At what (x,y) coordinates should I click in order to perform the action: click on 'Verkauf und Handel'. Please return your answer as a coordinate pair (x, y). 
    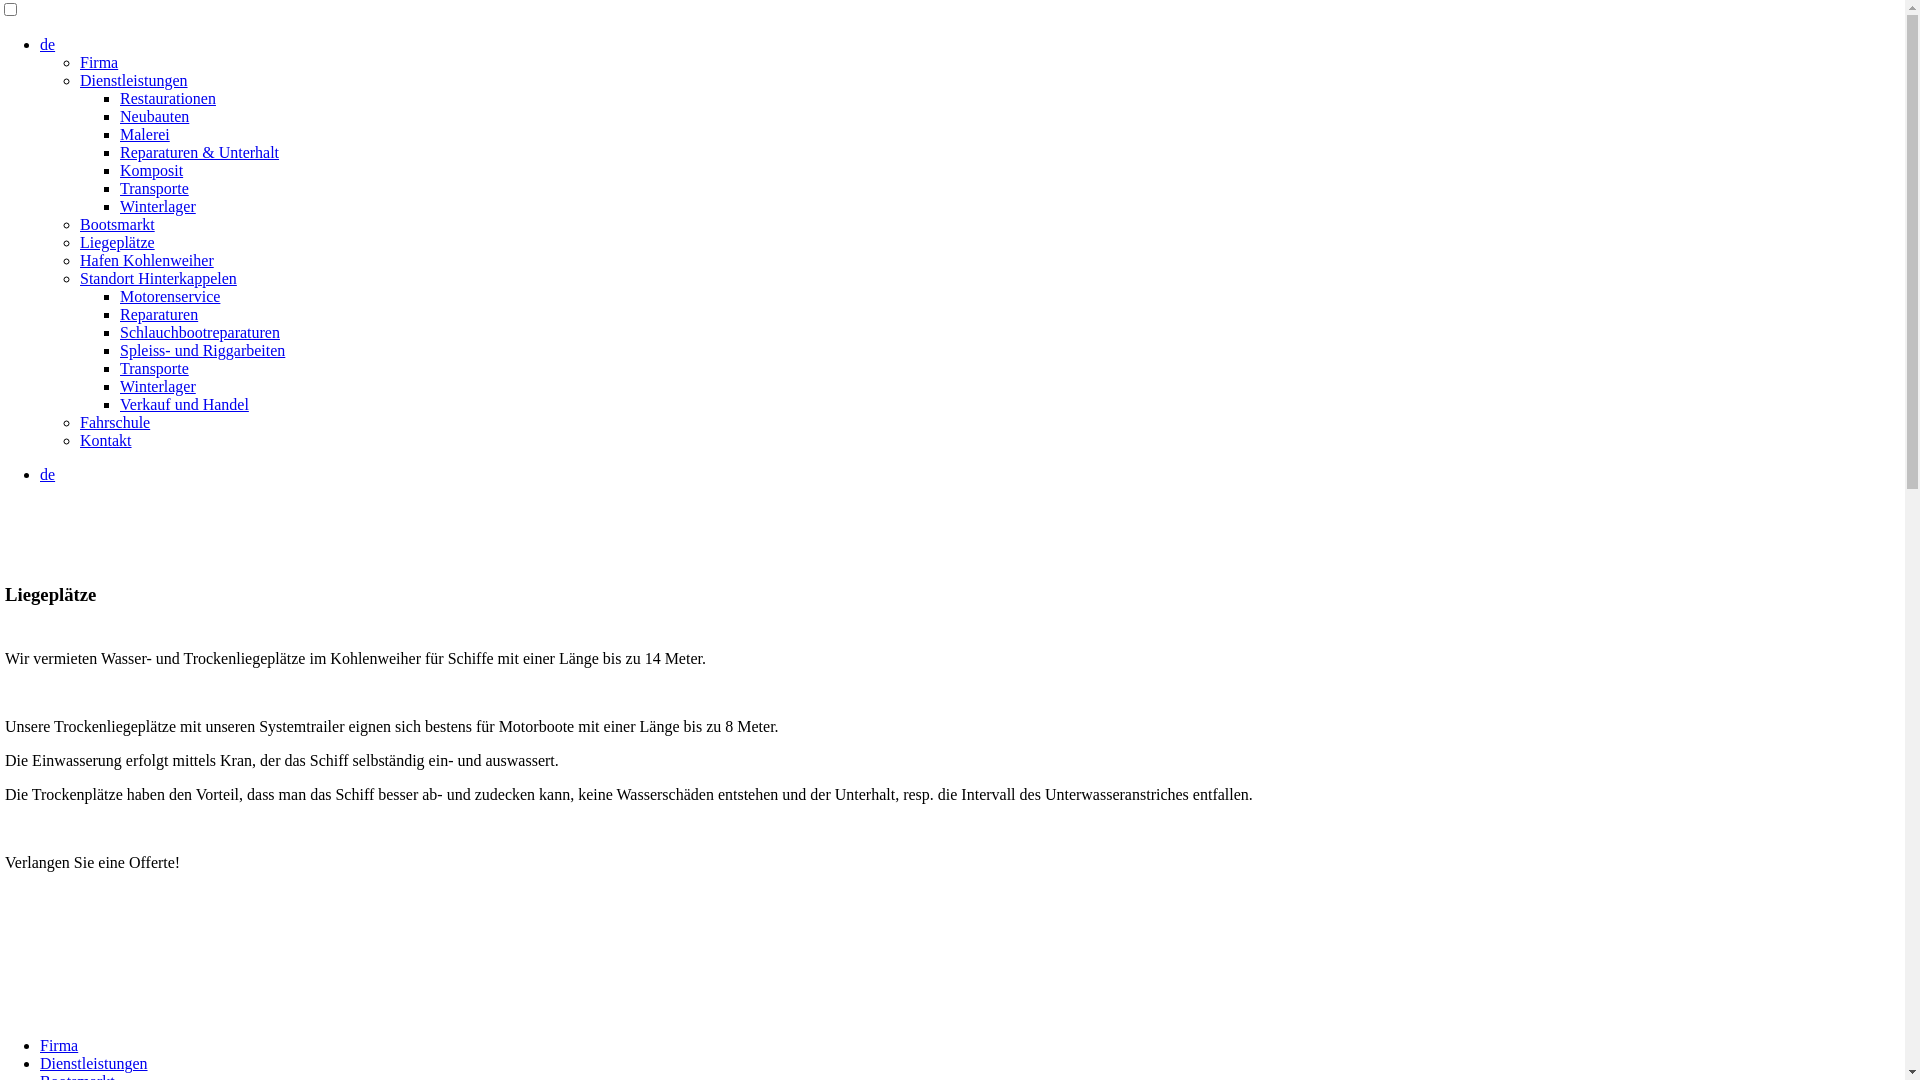
    Looking at the image, I should click on (119, 404).